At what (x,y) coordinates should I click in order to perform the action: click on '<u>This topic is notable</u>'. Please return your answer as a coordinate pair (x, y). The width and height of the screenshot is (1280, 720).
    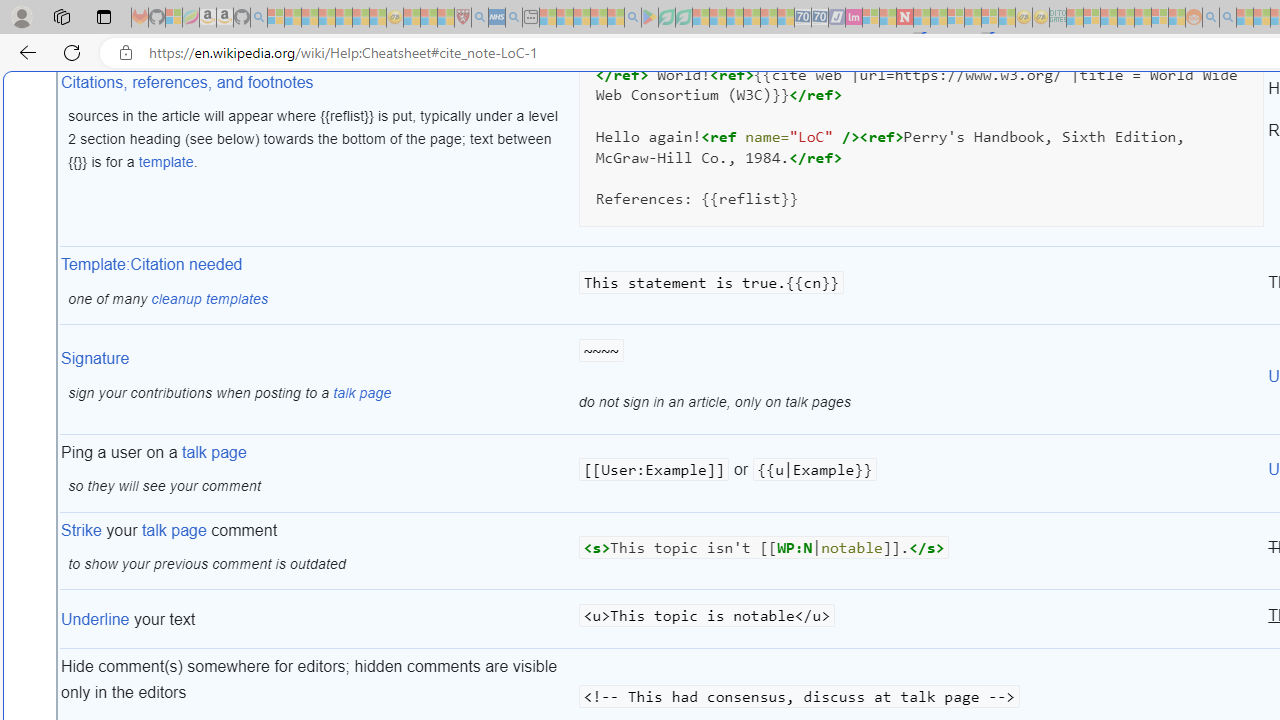
    Looking at the image, I should click on (920, 618).